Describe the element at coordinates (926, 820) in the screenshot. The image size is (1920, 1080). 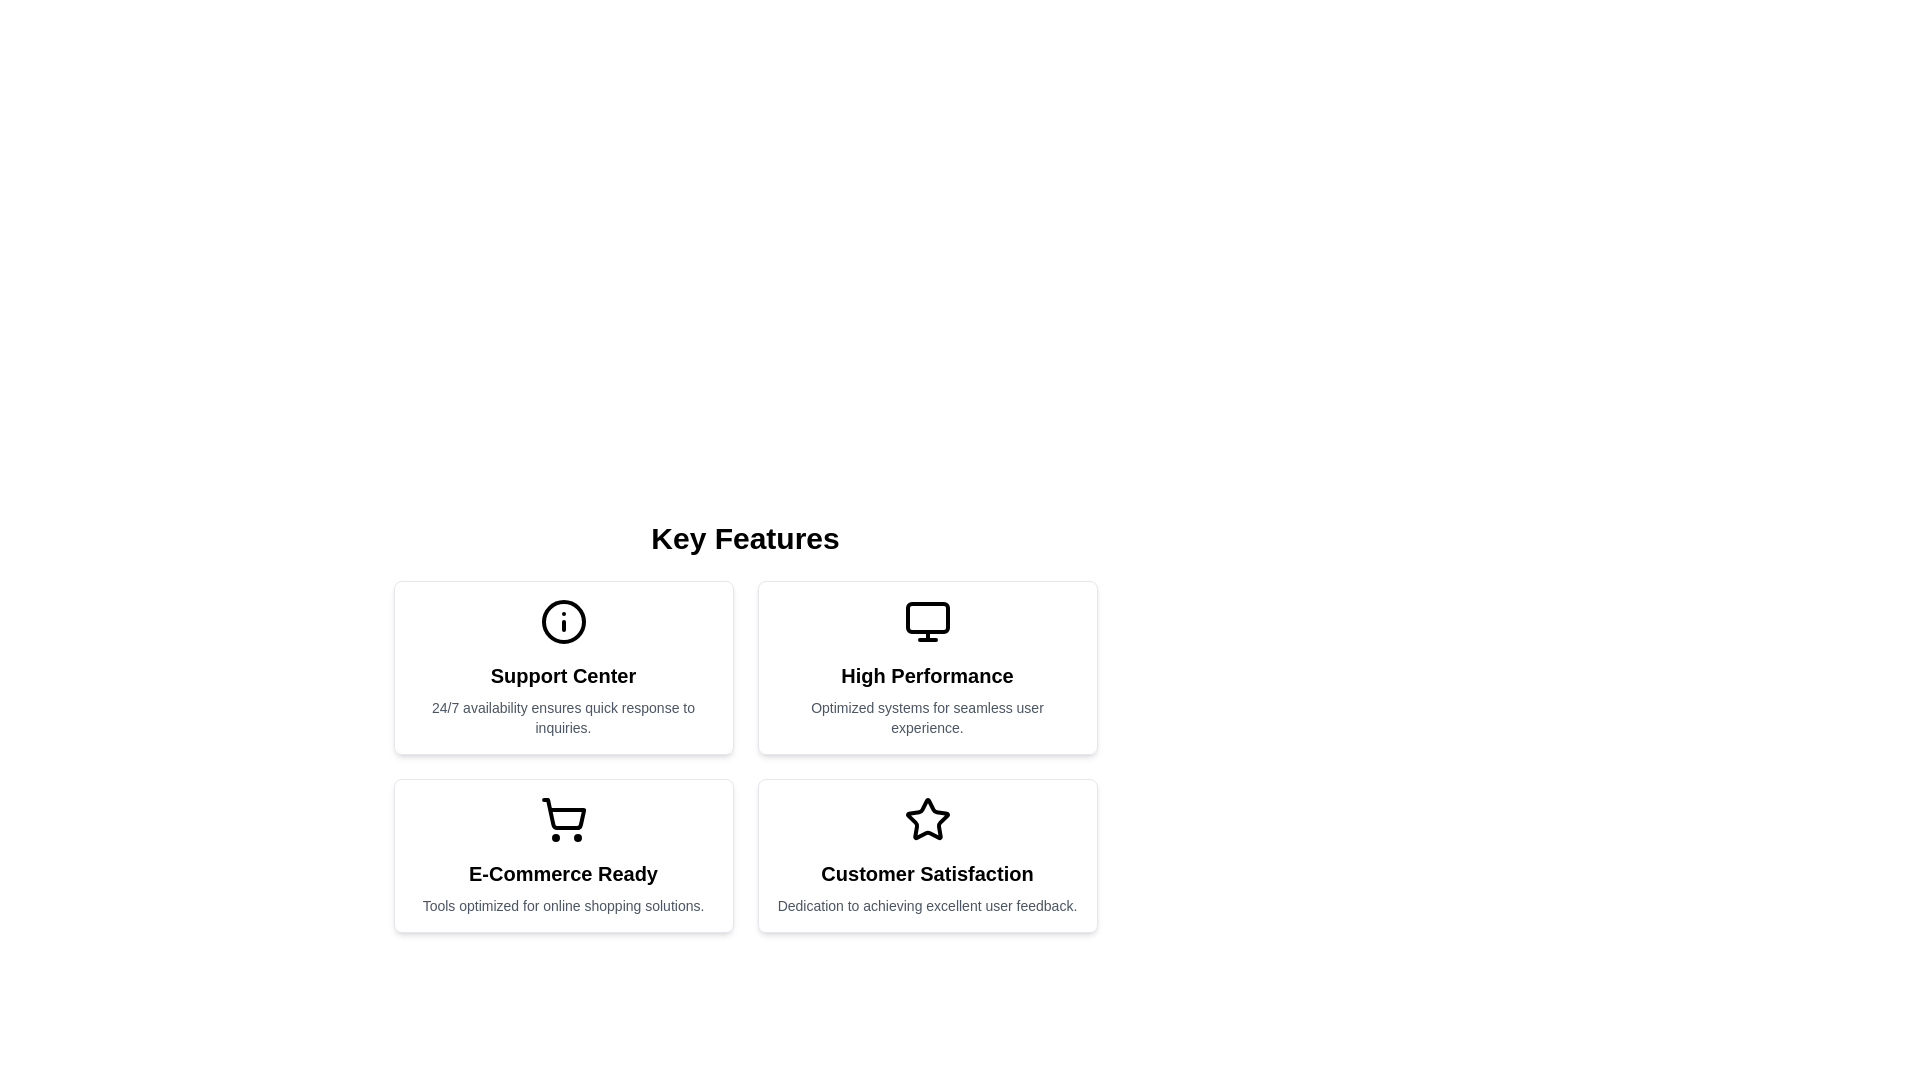
I see `the 'Customer Satisfaction' icon located in the bottom-right quadrant of the grid layout beneath the title 'Key Features'` at that location.